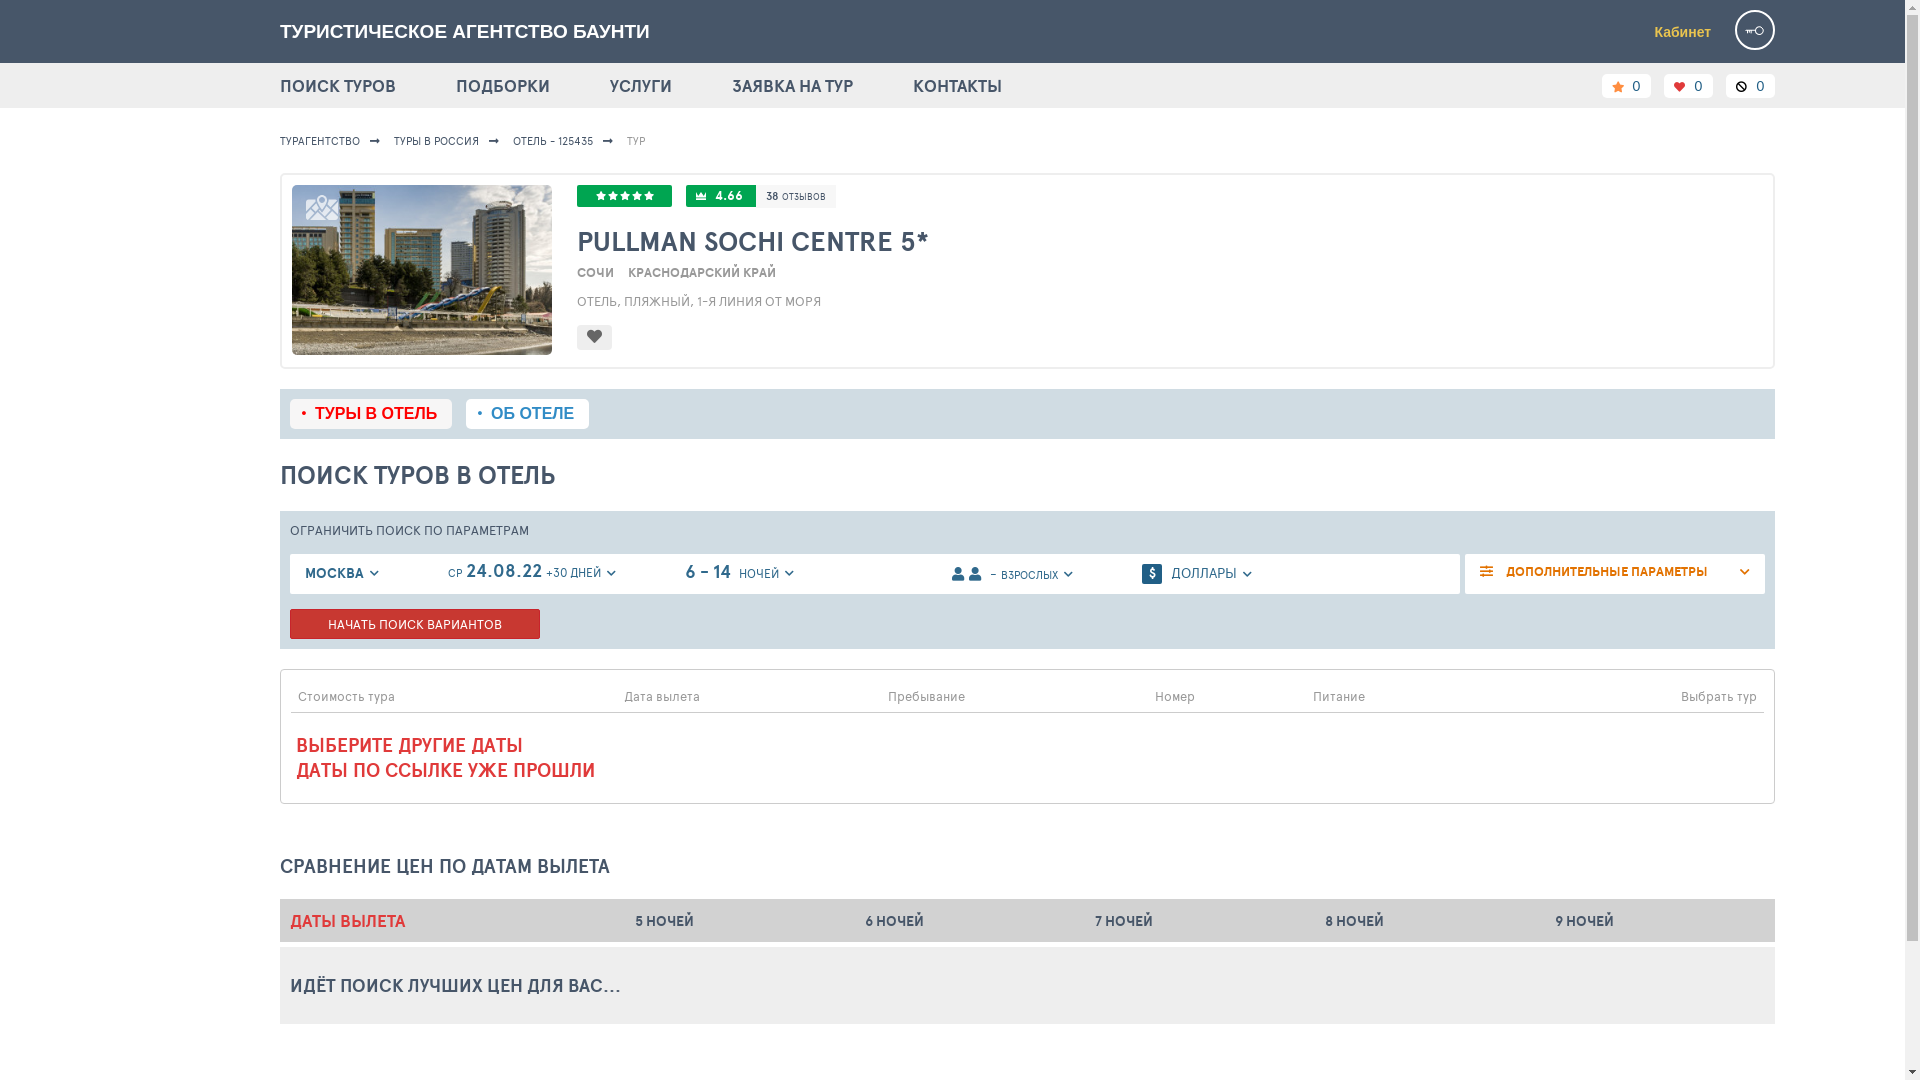 The image size is (1920, 1080). I want to click on '0', so click(1687, 84).